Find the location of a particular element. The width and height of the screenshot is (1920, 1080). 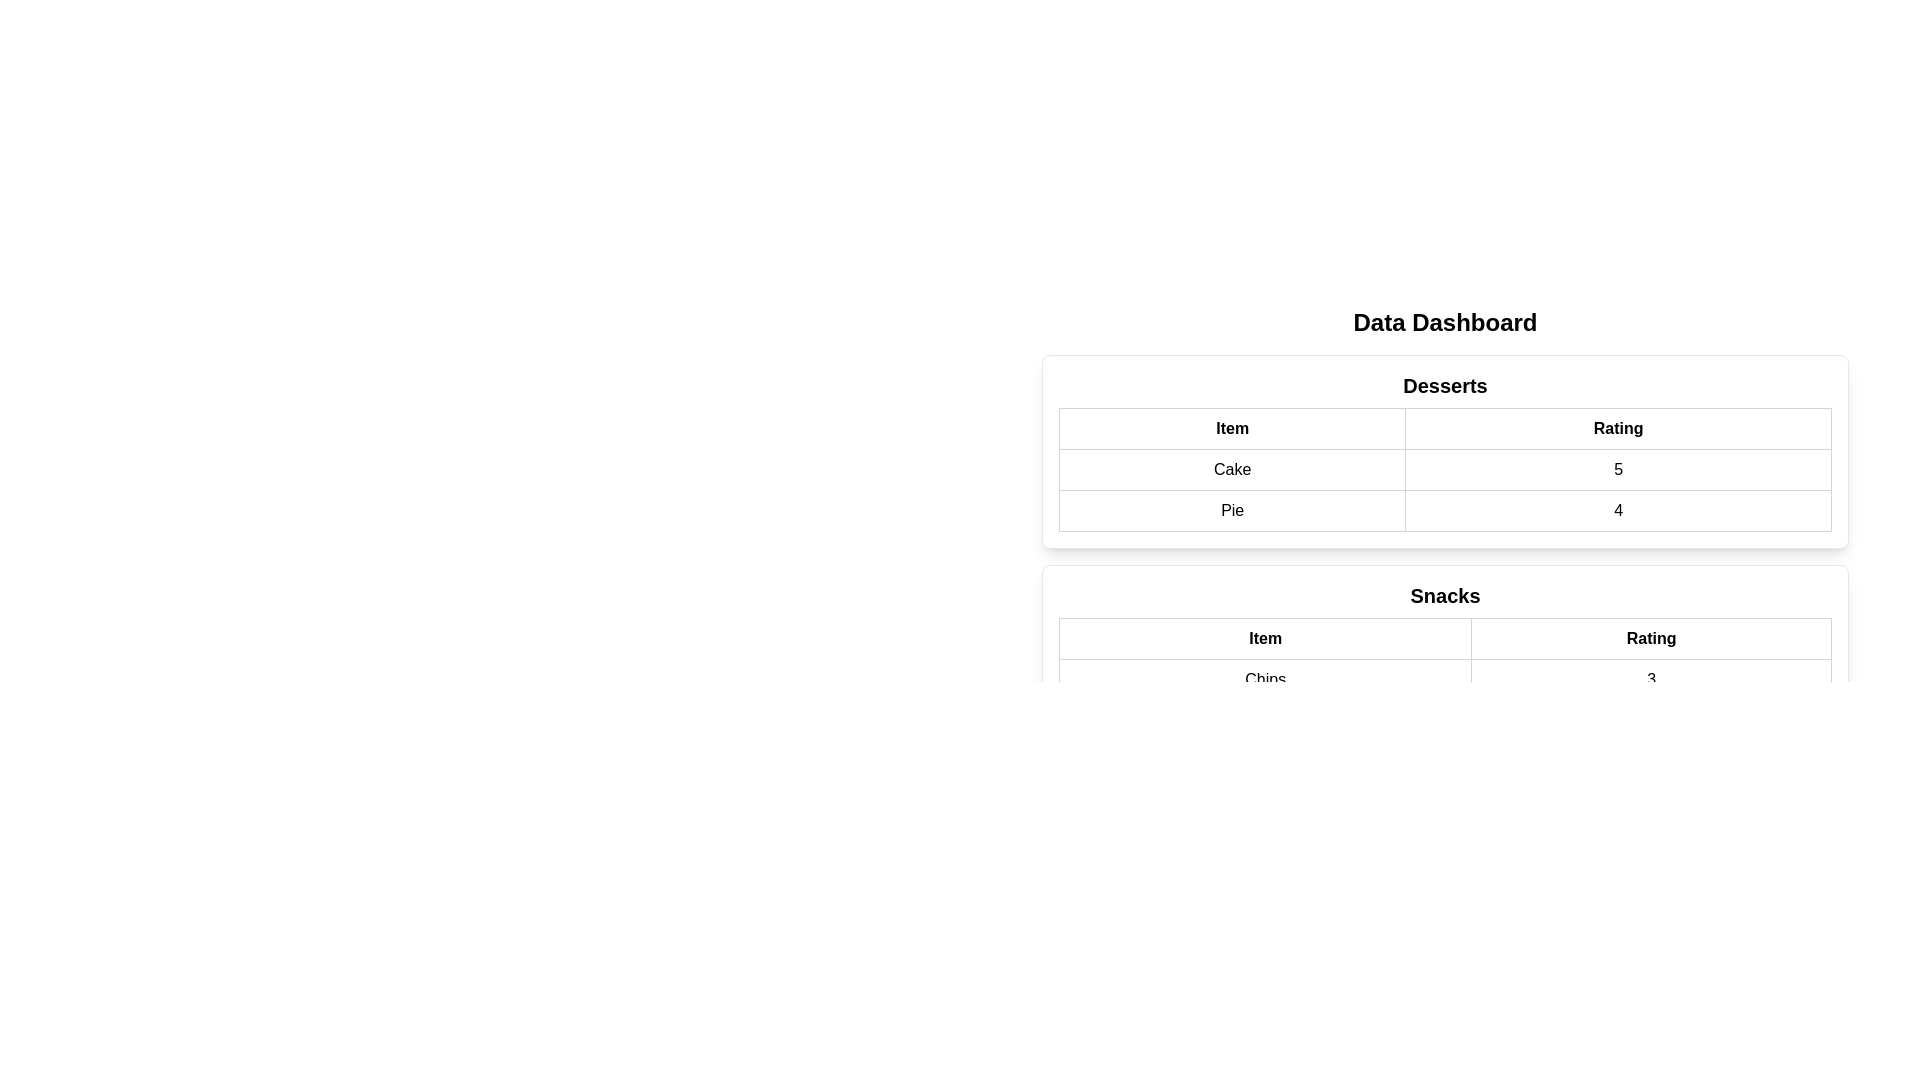

the text 'Chips' in the table by selecting the corresponding cell is located at coordinates (1264, 678).